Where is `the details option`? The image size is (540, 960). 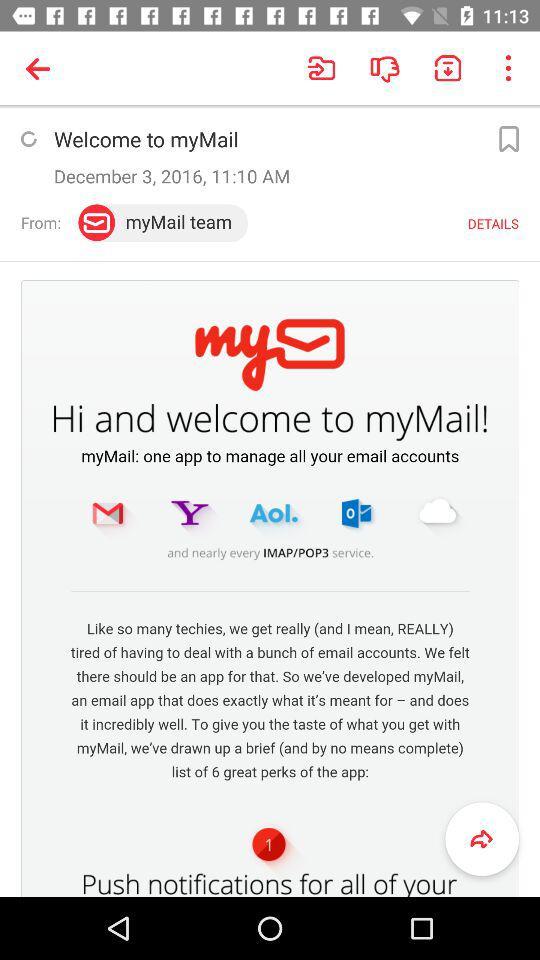 the details option is located at coordinates (492, 223).